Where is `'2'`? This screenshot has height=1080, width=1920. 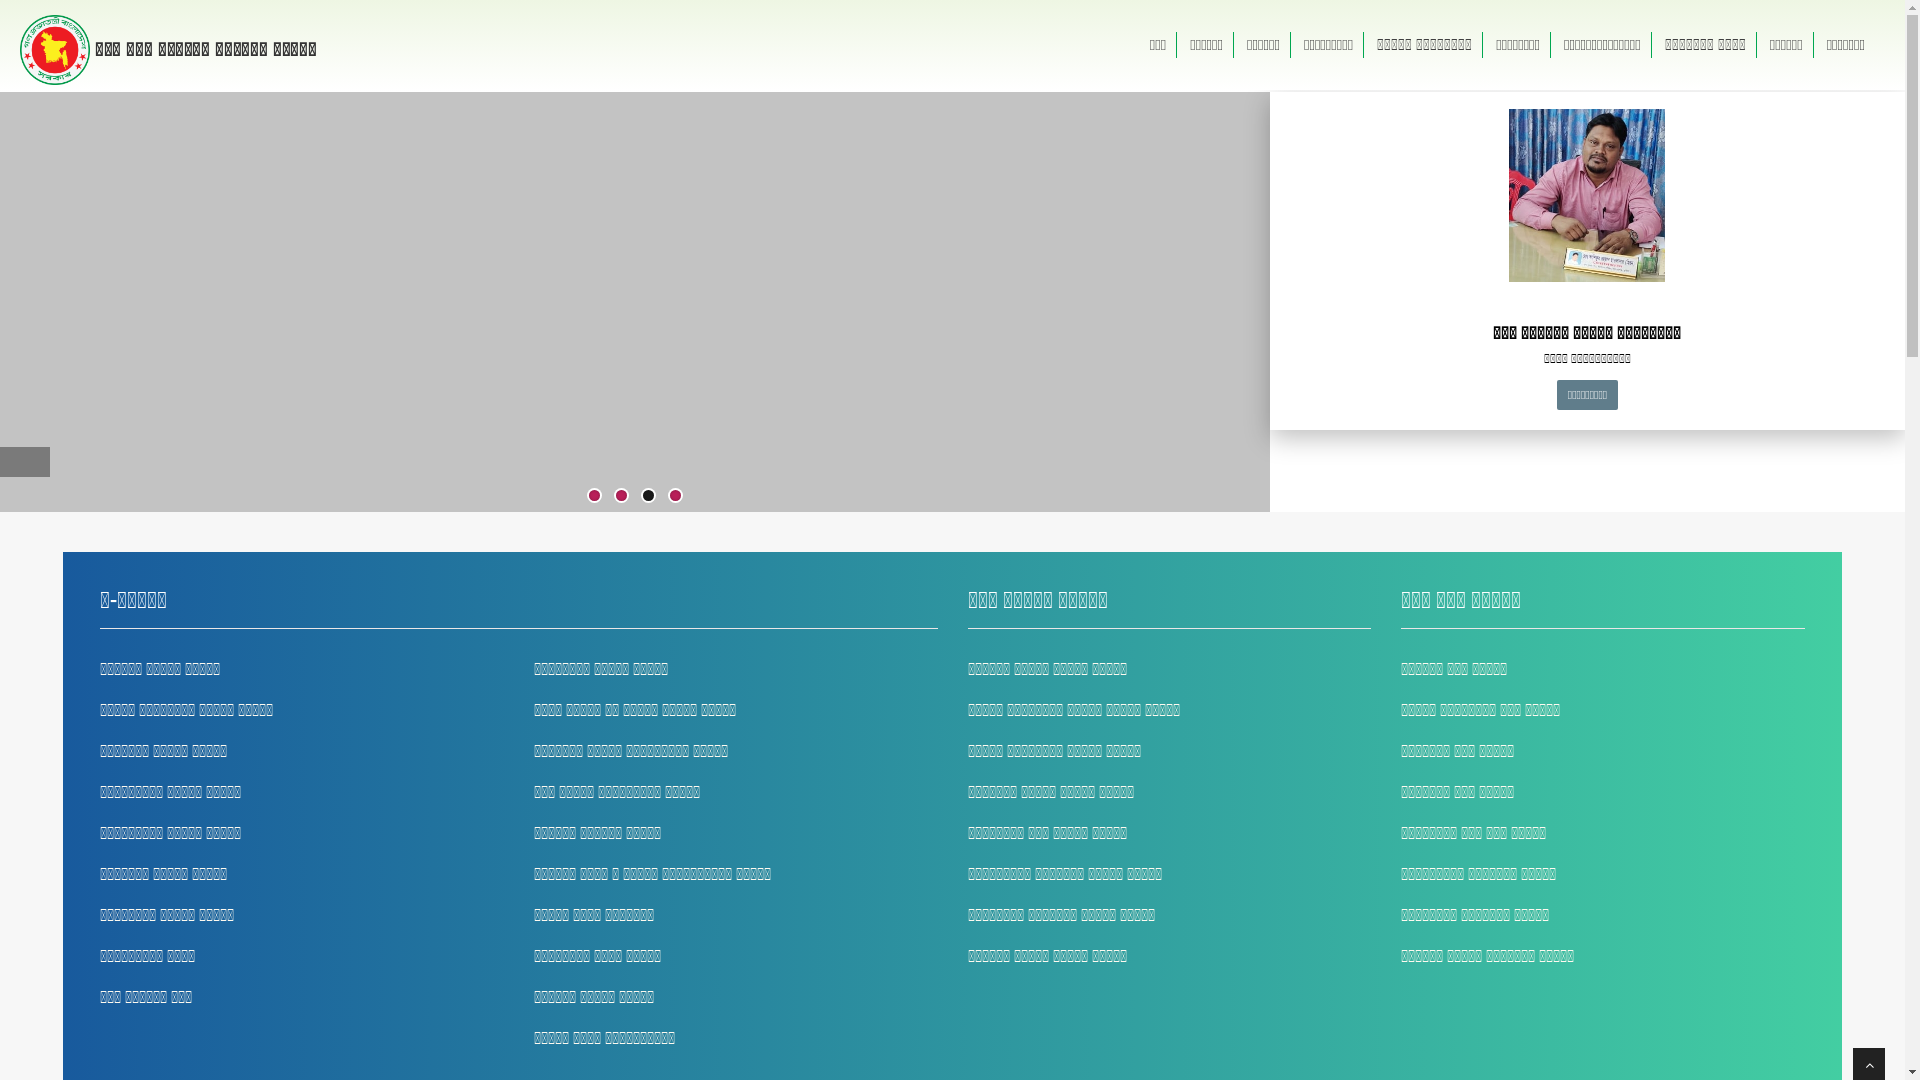 '2' is located at coordinates (620, 495).